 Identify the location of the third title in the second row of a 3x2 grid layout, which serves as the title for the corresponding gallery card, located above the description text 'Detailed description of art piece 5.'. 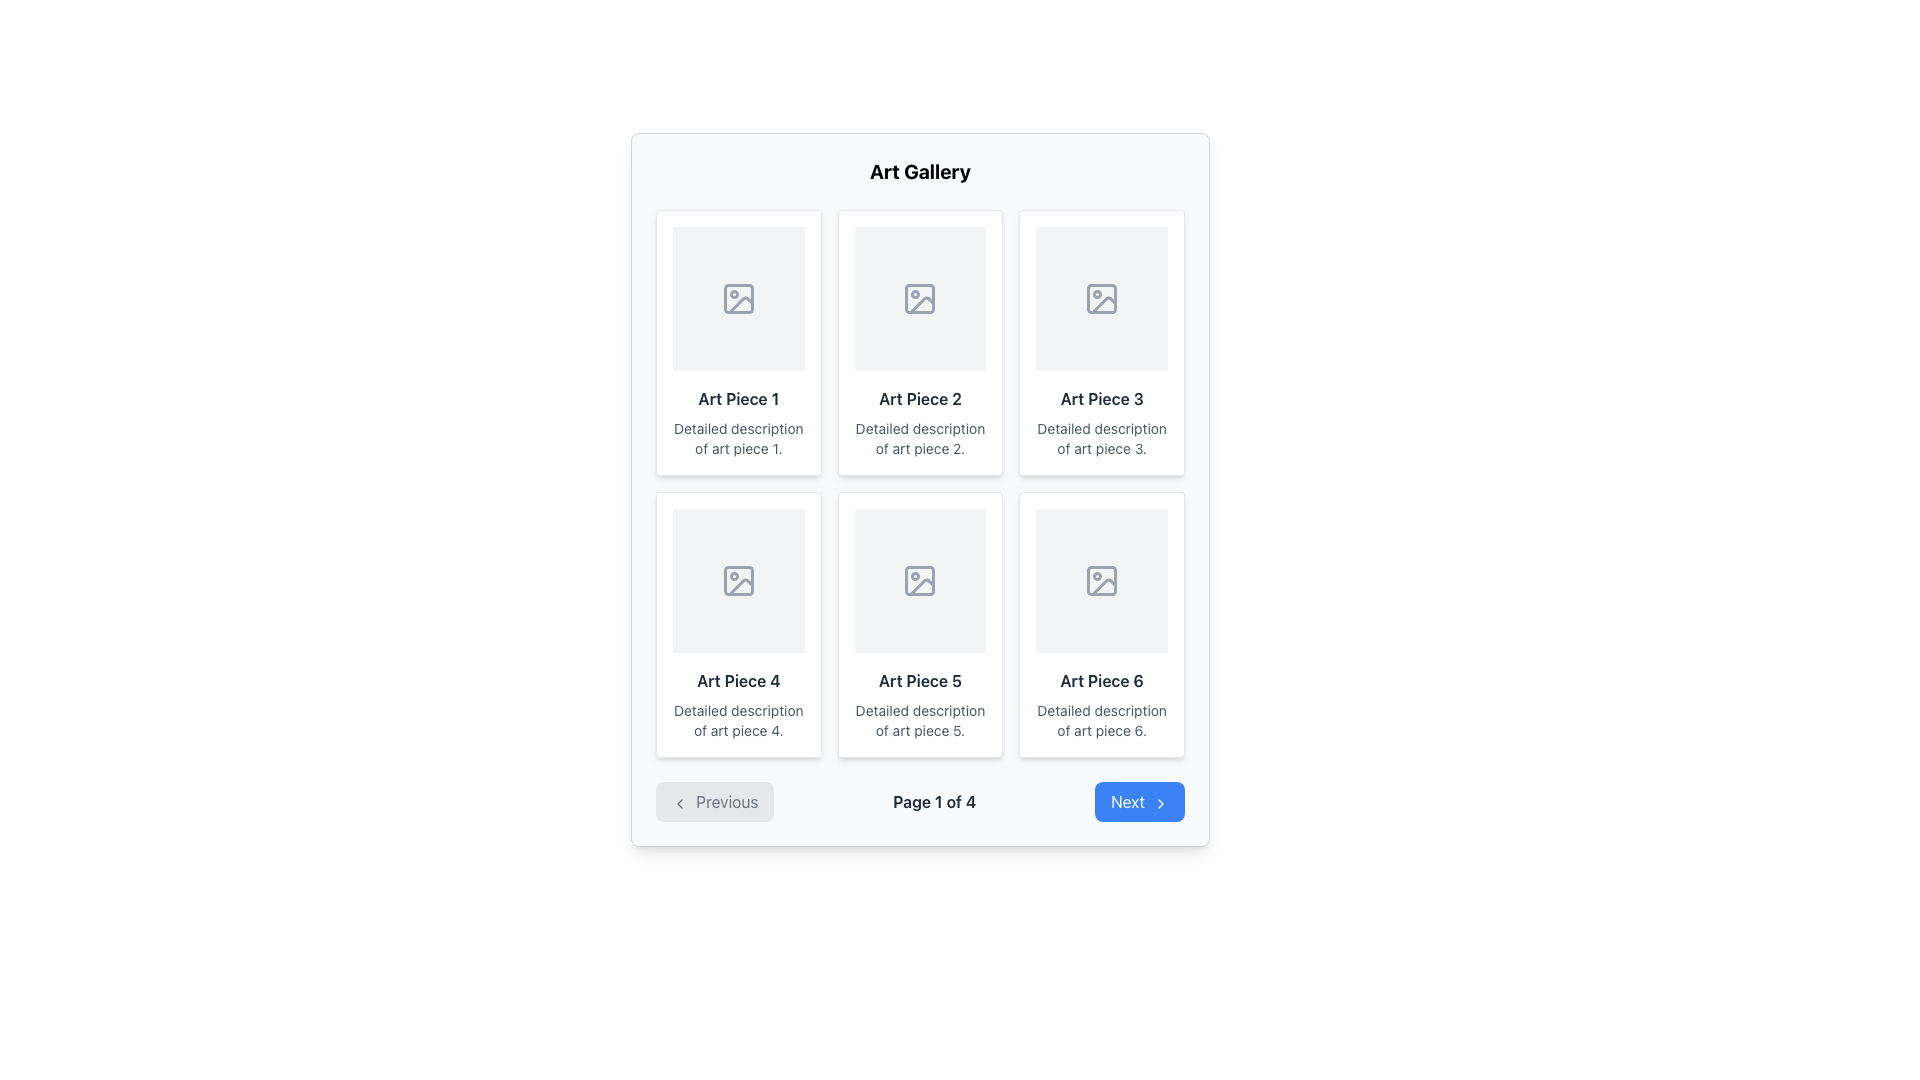
(919, 680).